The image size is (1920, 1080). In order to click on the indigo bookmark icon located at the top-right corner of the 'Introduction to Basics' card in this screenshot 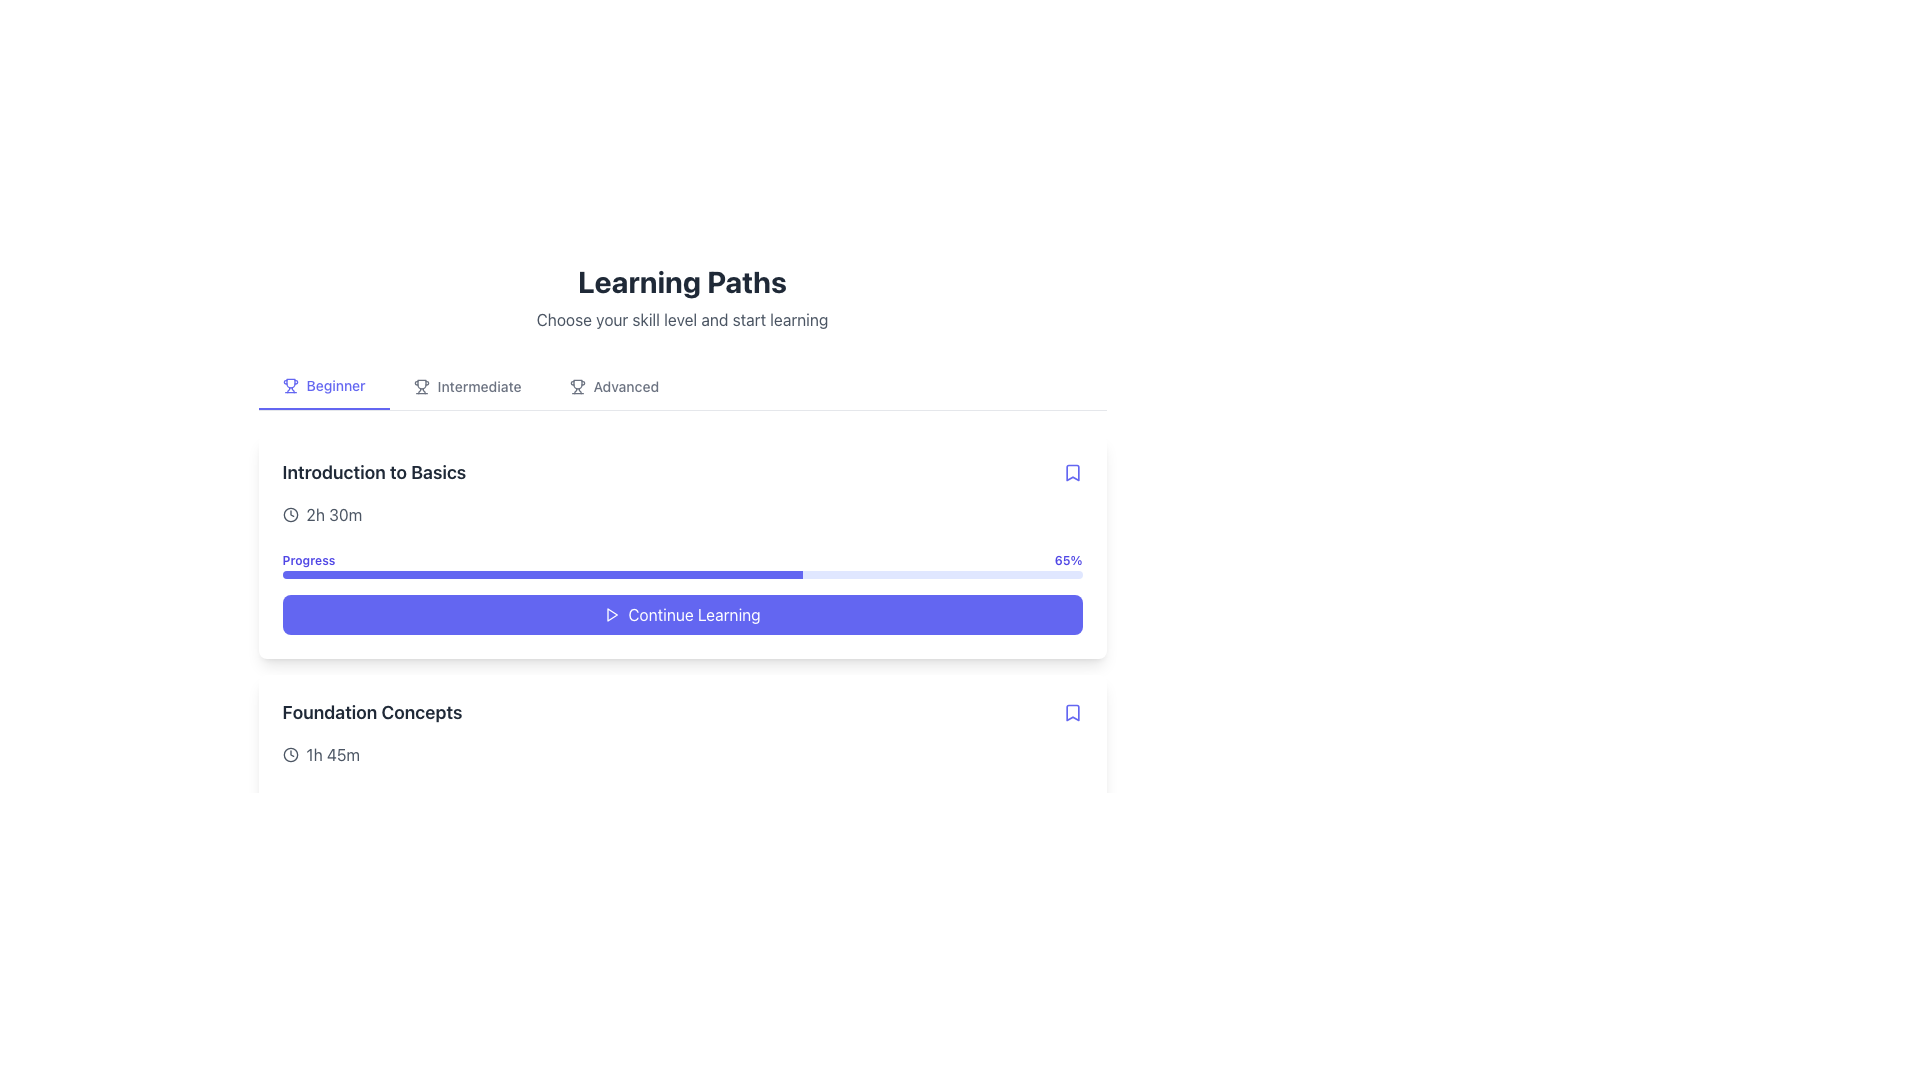, I will do `click(1071, 473)`.